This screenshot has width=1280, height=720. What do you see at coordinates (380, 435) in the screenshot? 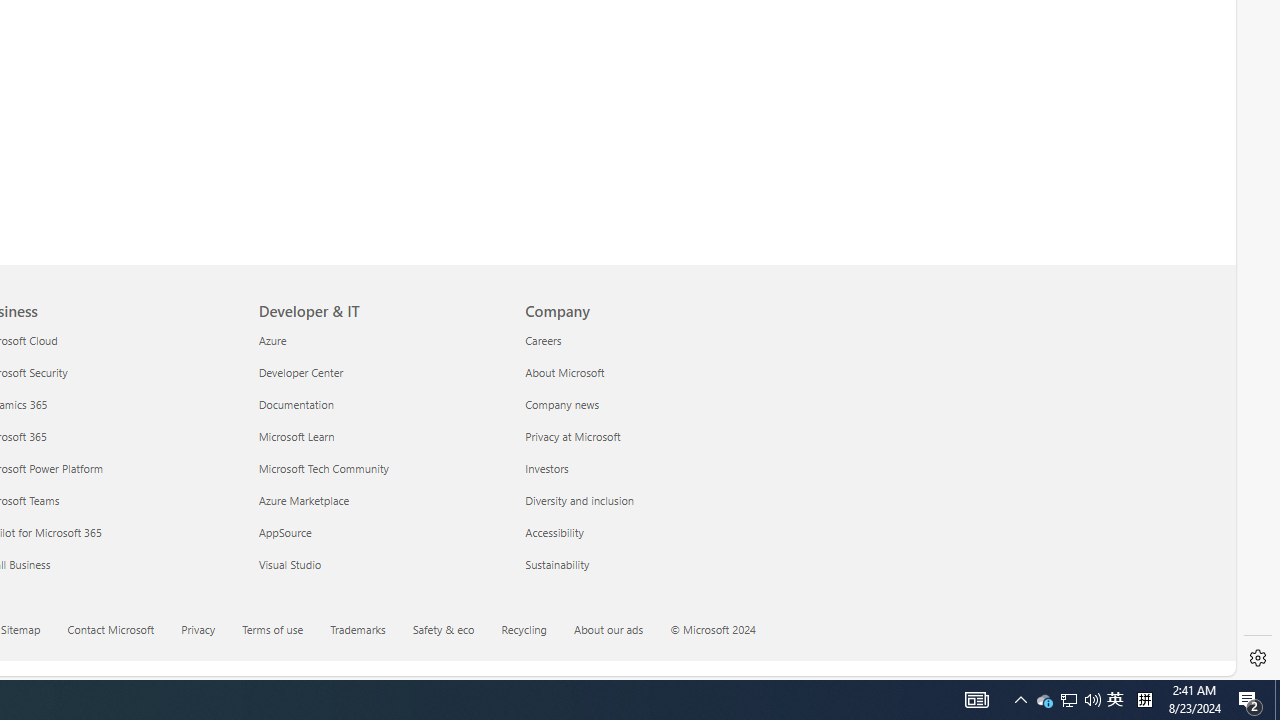
I see `'Microsoft Learn'` at bounding box center [380, 435].